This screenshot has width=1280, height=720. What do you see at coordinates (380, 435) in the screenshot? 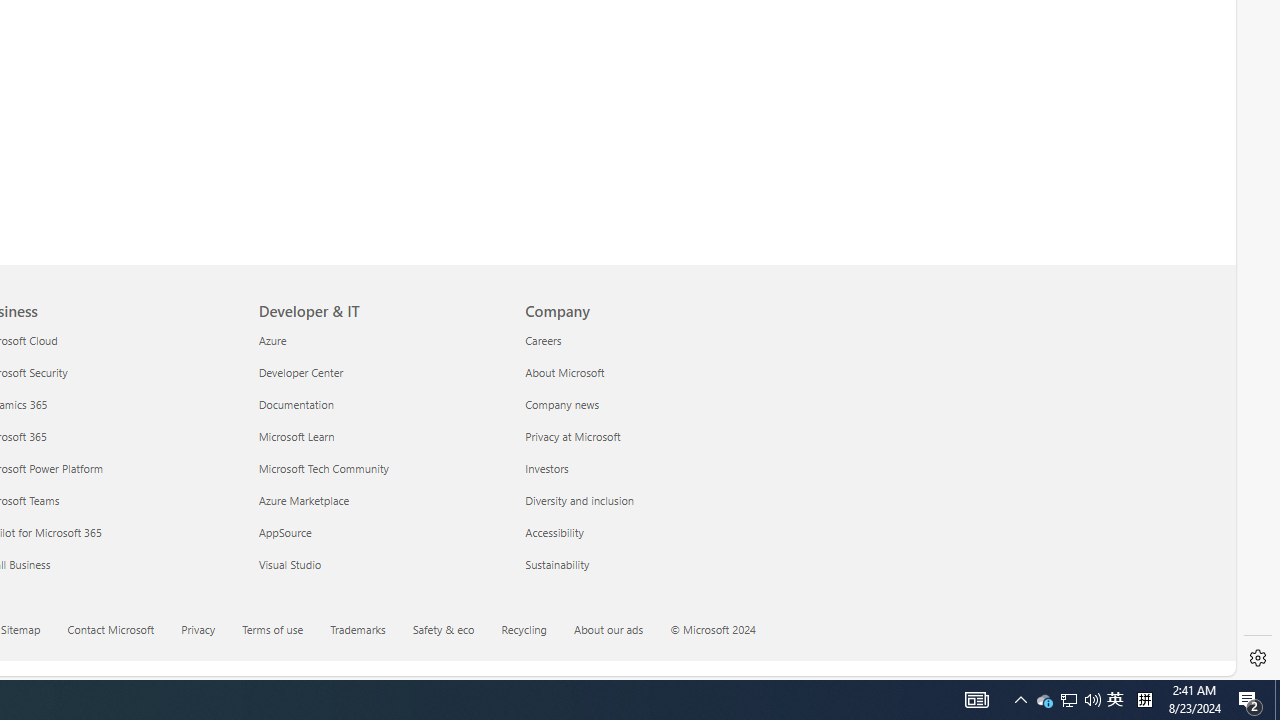
I see `'Microsoft Learn'` at bounding box center [380, 435].